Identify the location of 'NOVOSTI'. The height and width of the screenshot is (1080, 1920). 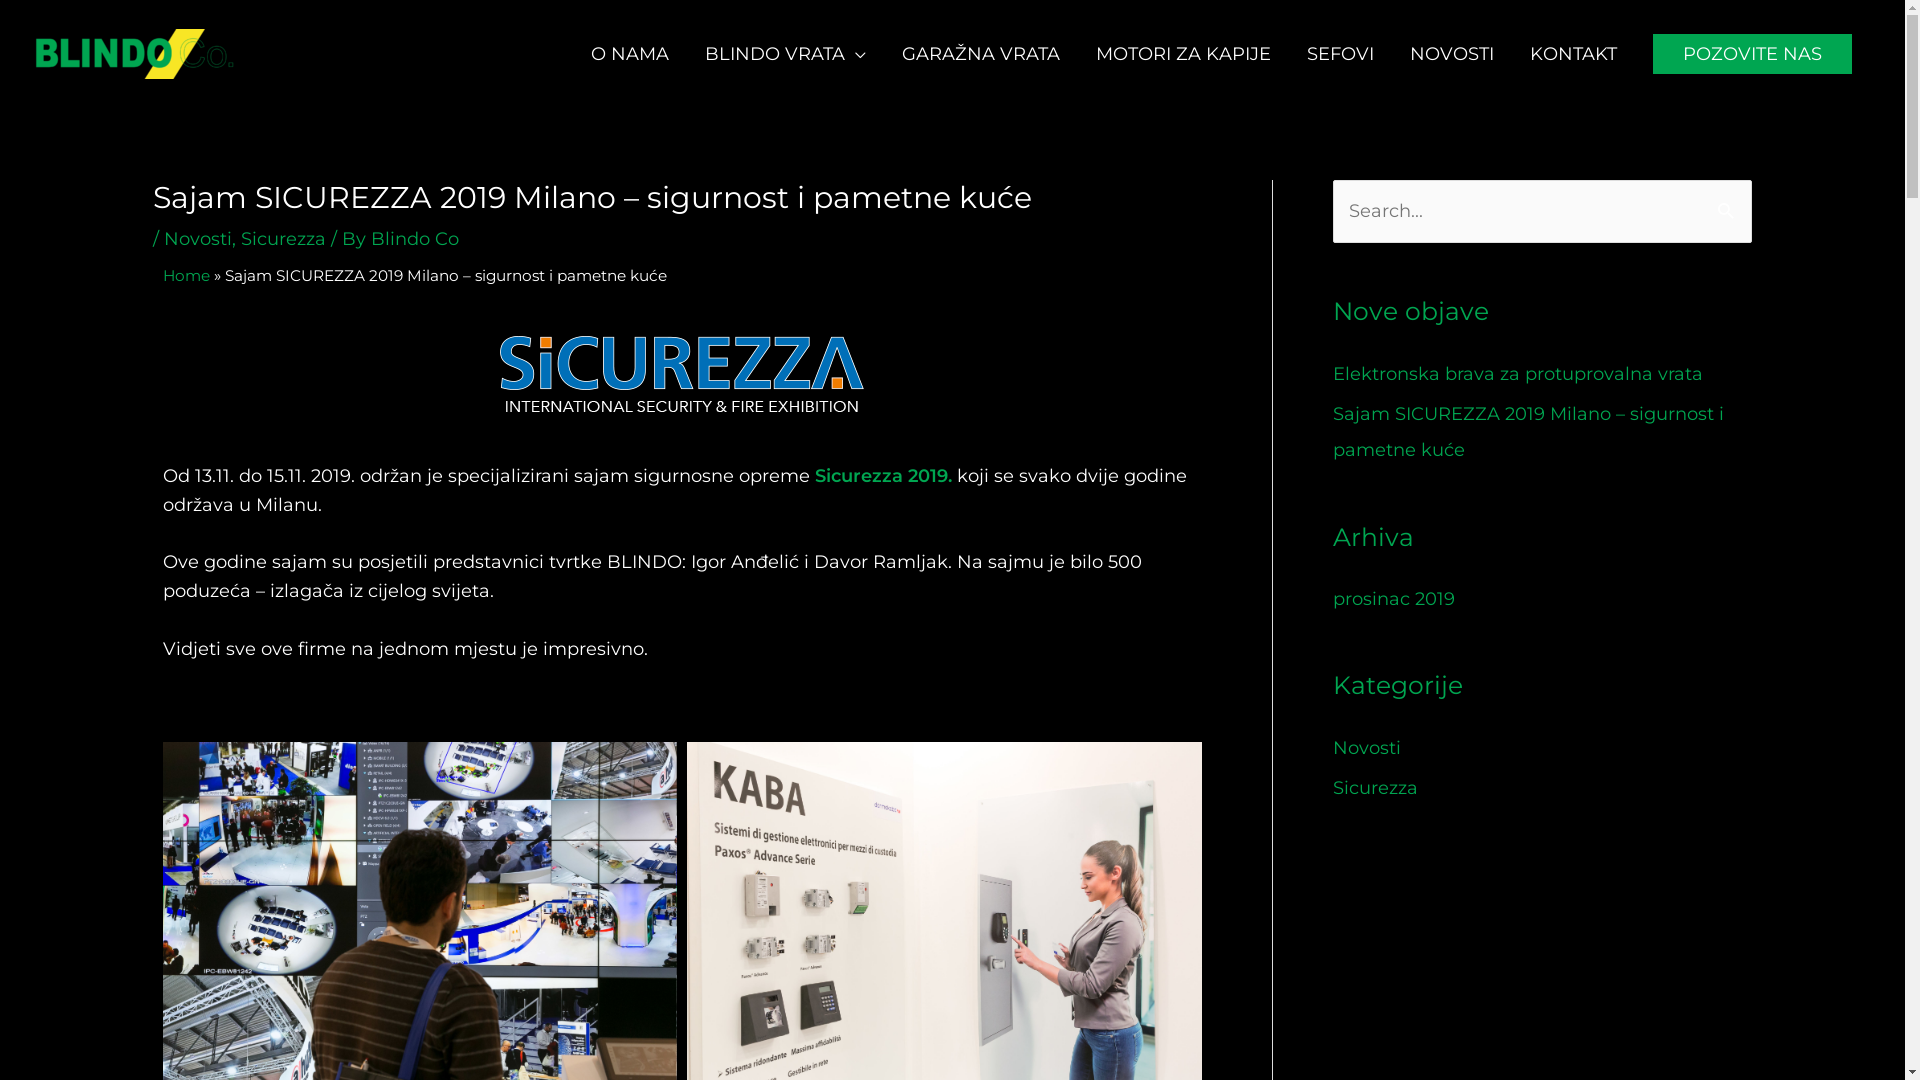
(1391, 53).